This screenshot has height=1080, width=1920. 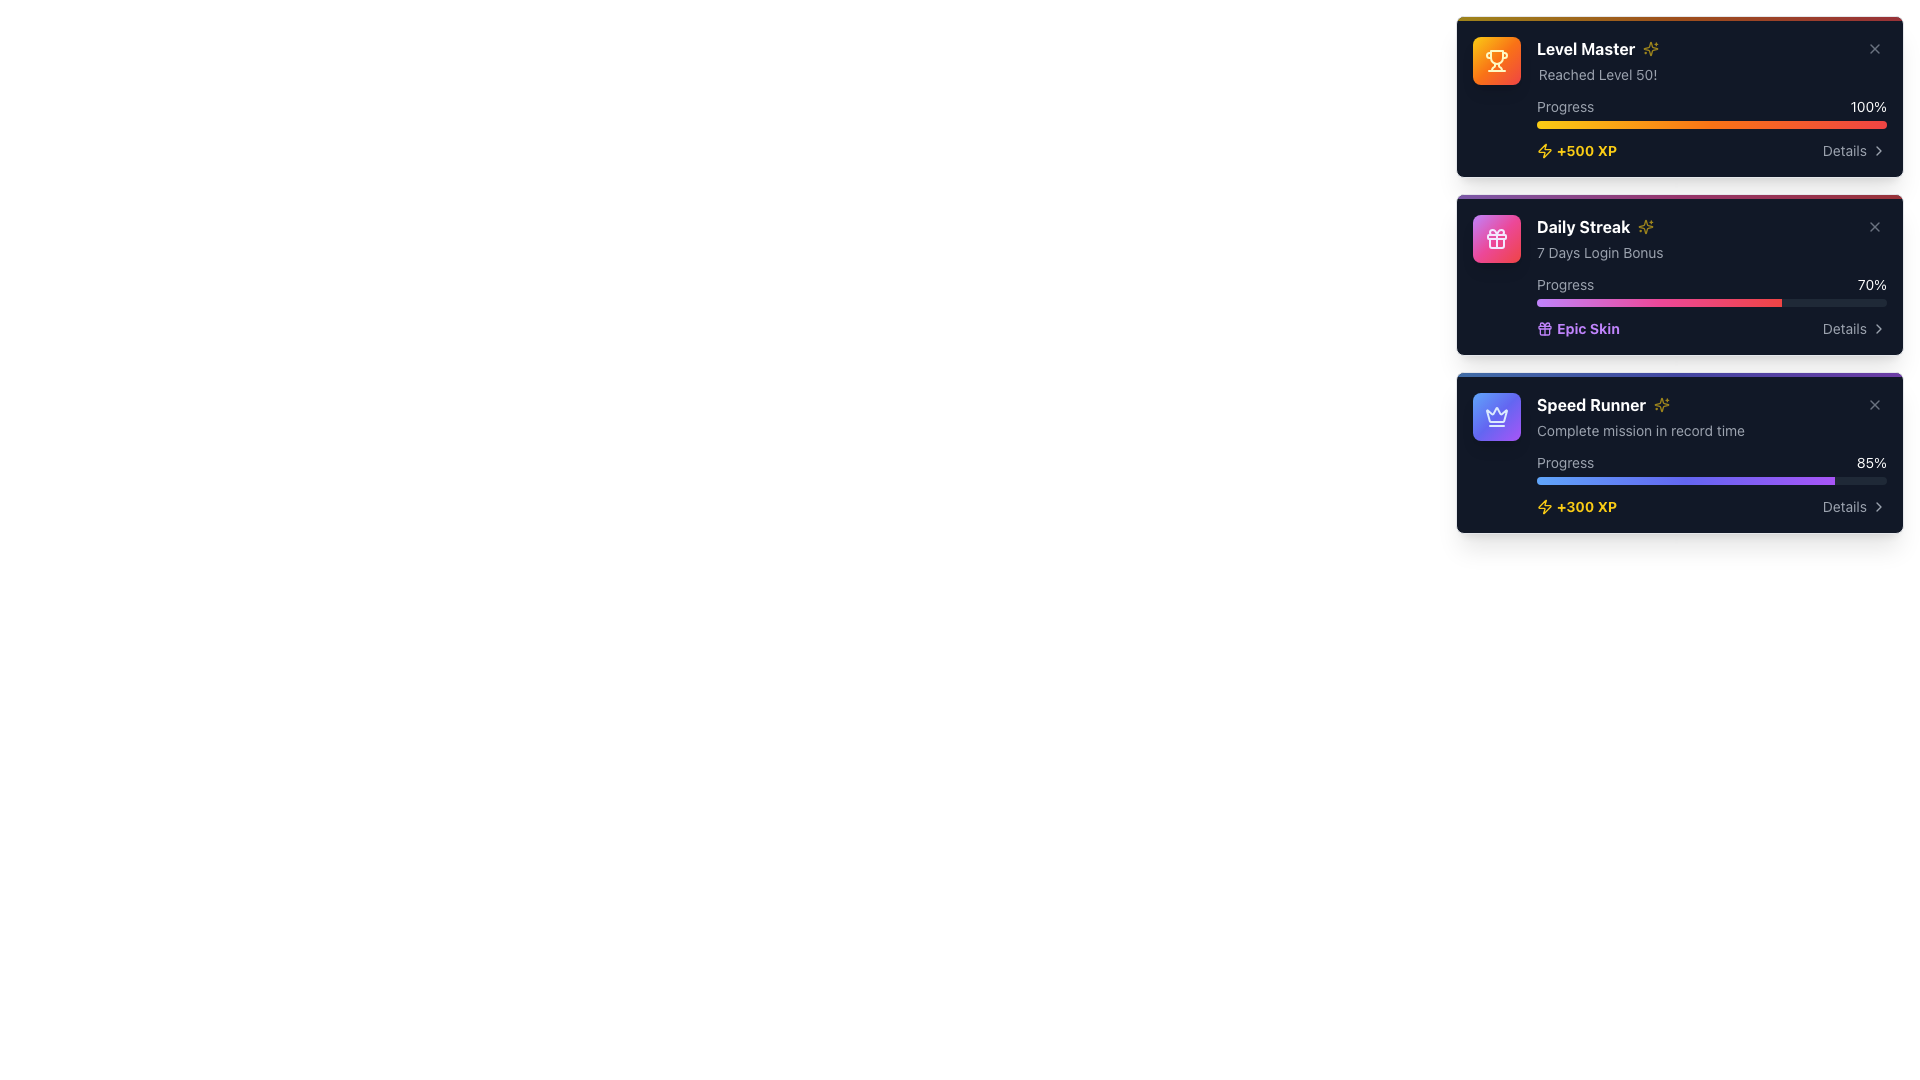 I want to click on the text label displaying '85%' in bold white font, which serves as a progress indicator on the 'Speed Runner' card, so click(x=1871, y=462).